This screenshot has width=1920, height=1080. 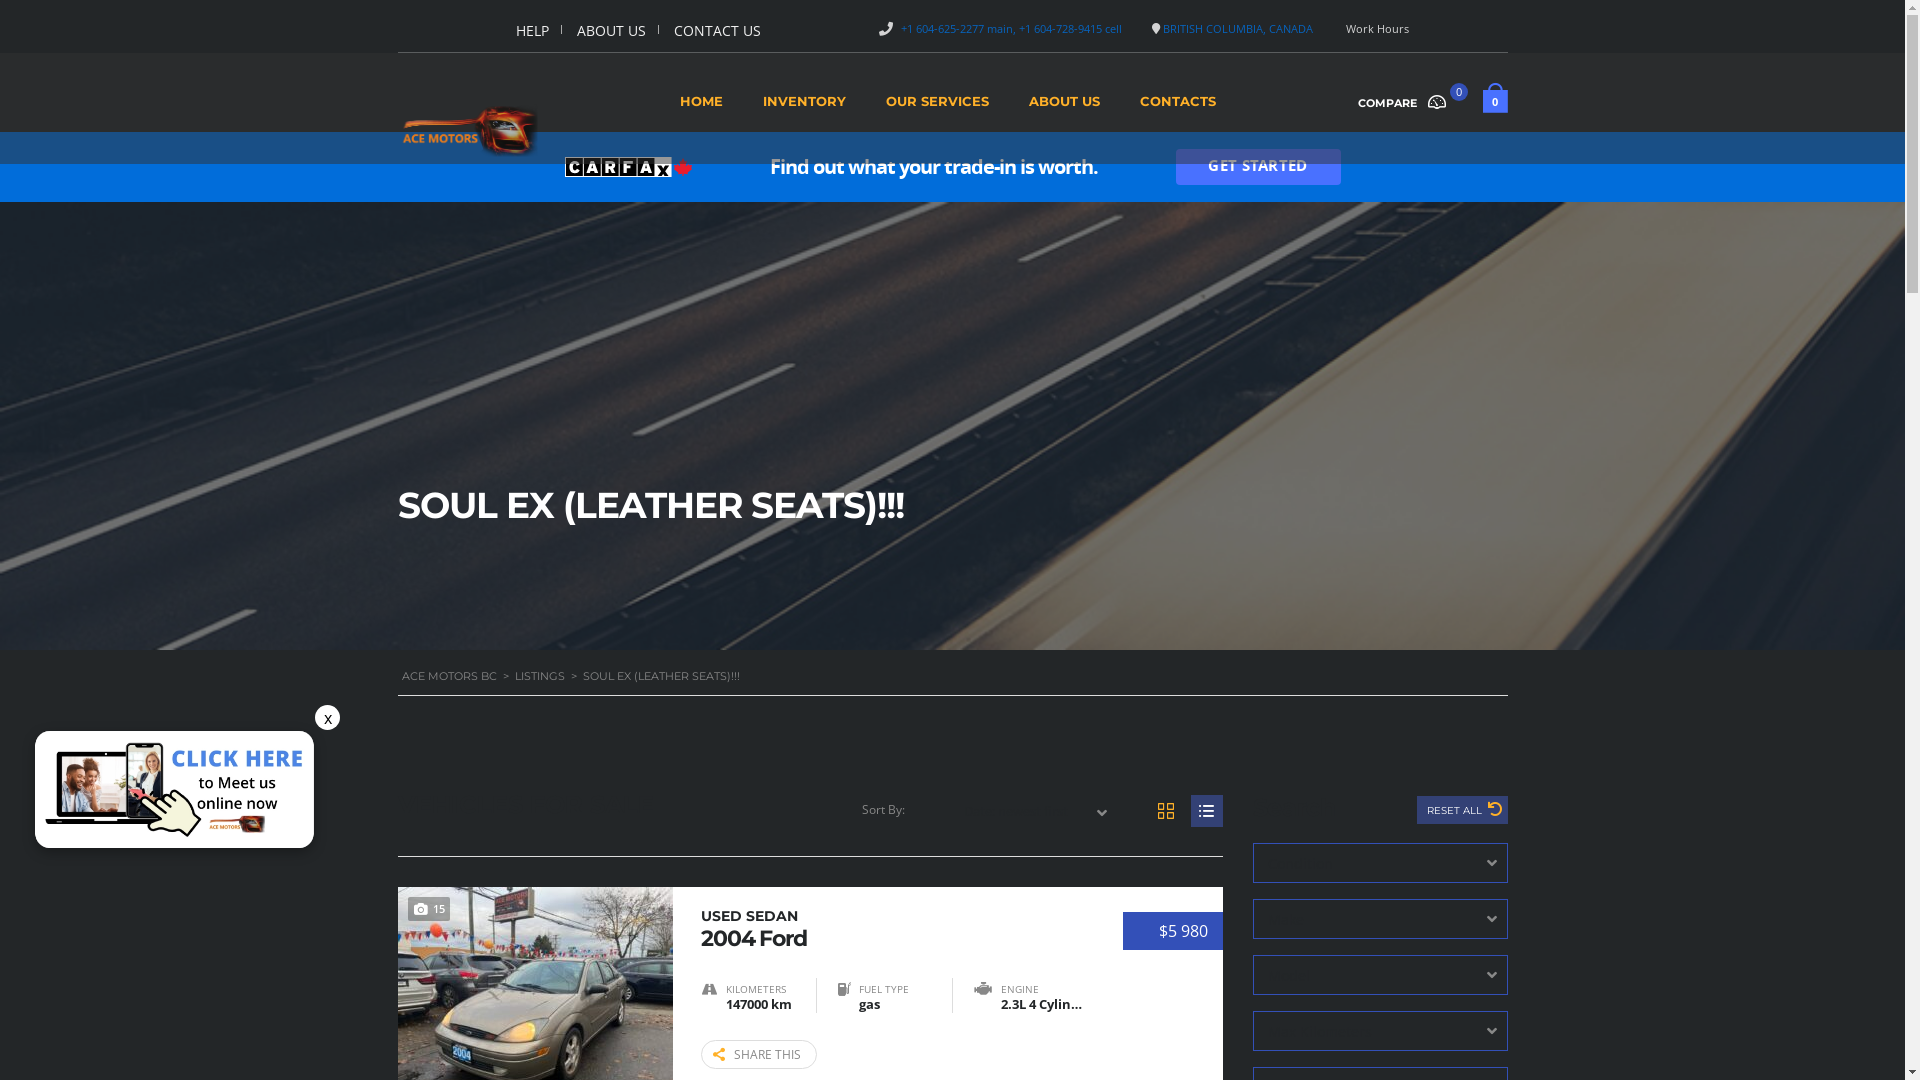 I want to click on 'RESET ALL', so click(x=1461, y=810).